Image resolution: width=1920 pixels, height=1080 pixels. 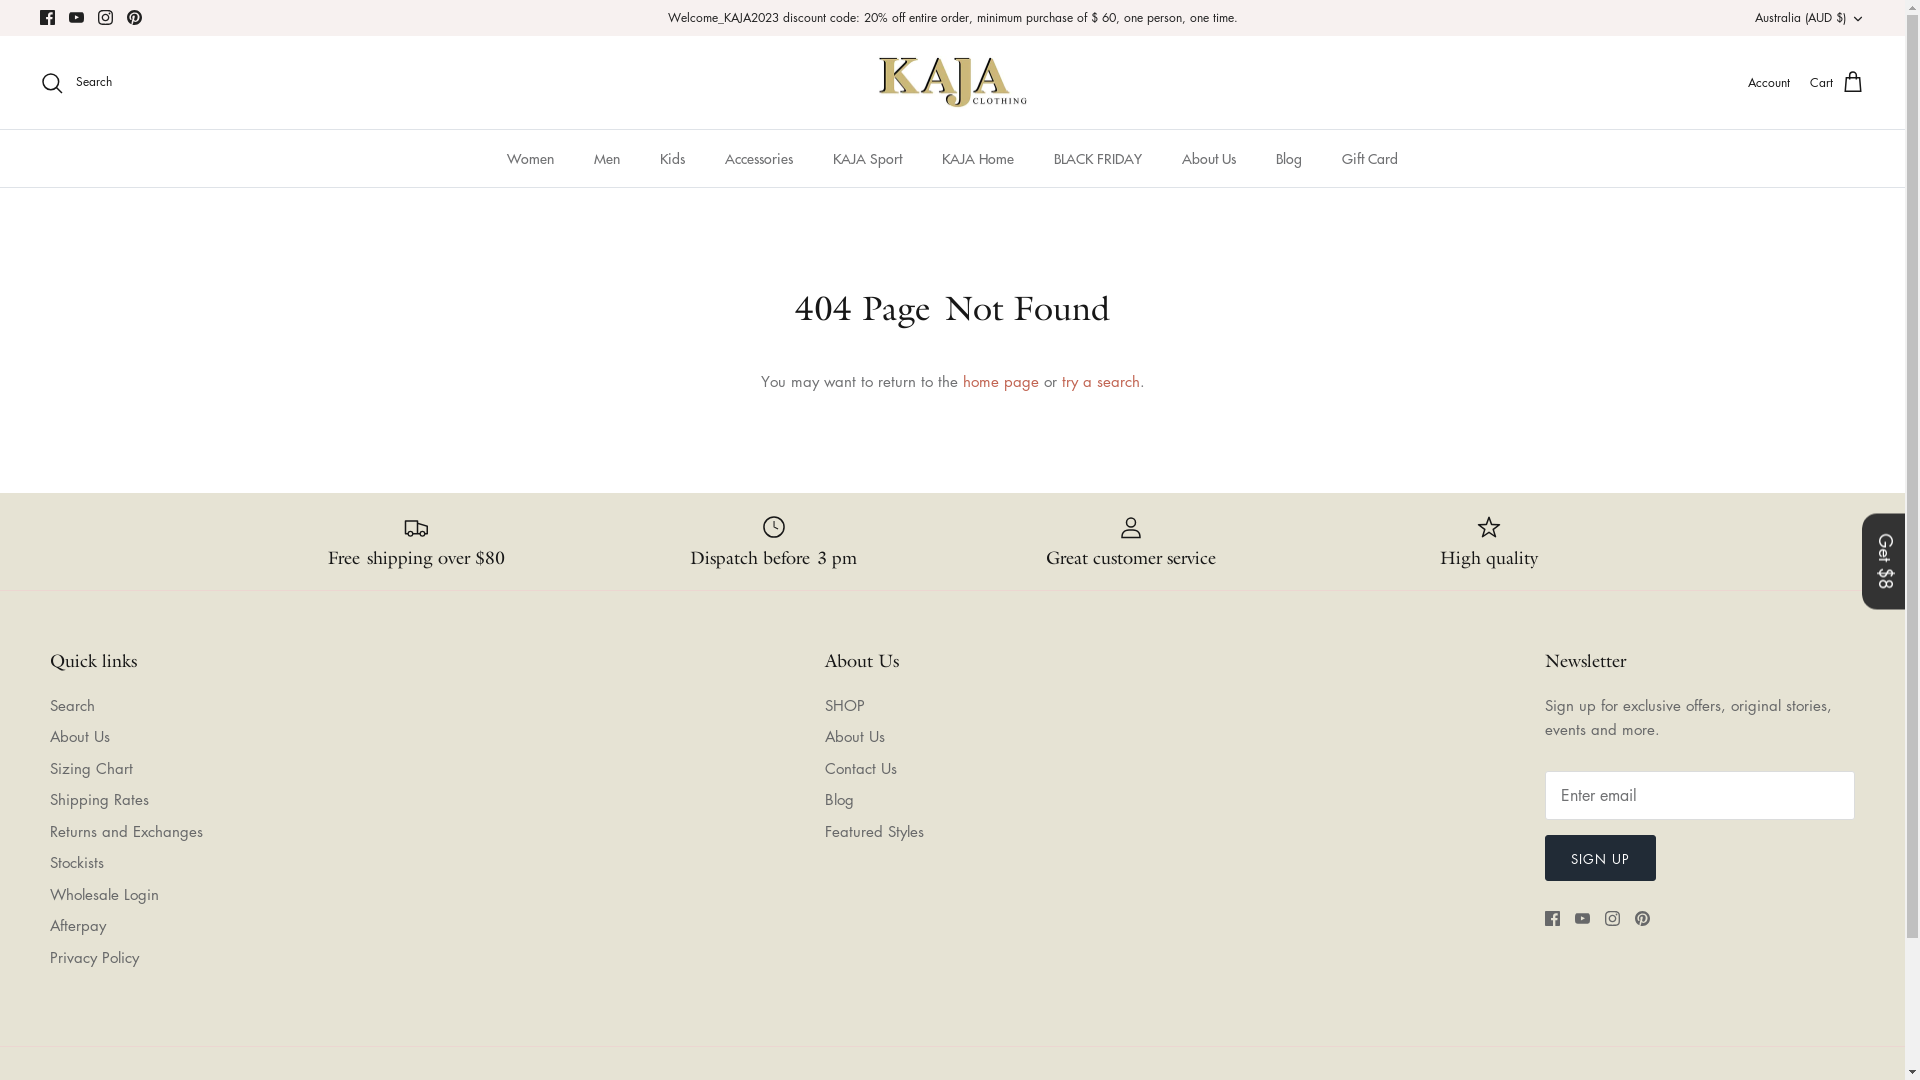 I want to click on 'SIGN UP', so click(x=1544, y=856).